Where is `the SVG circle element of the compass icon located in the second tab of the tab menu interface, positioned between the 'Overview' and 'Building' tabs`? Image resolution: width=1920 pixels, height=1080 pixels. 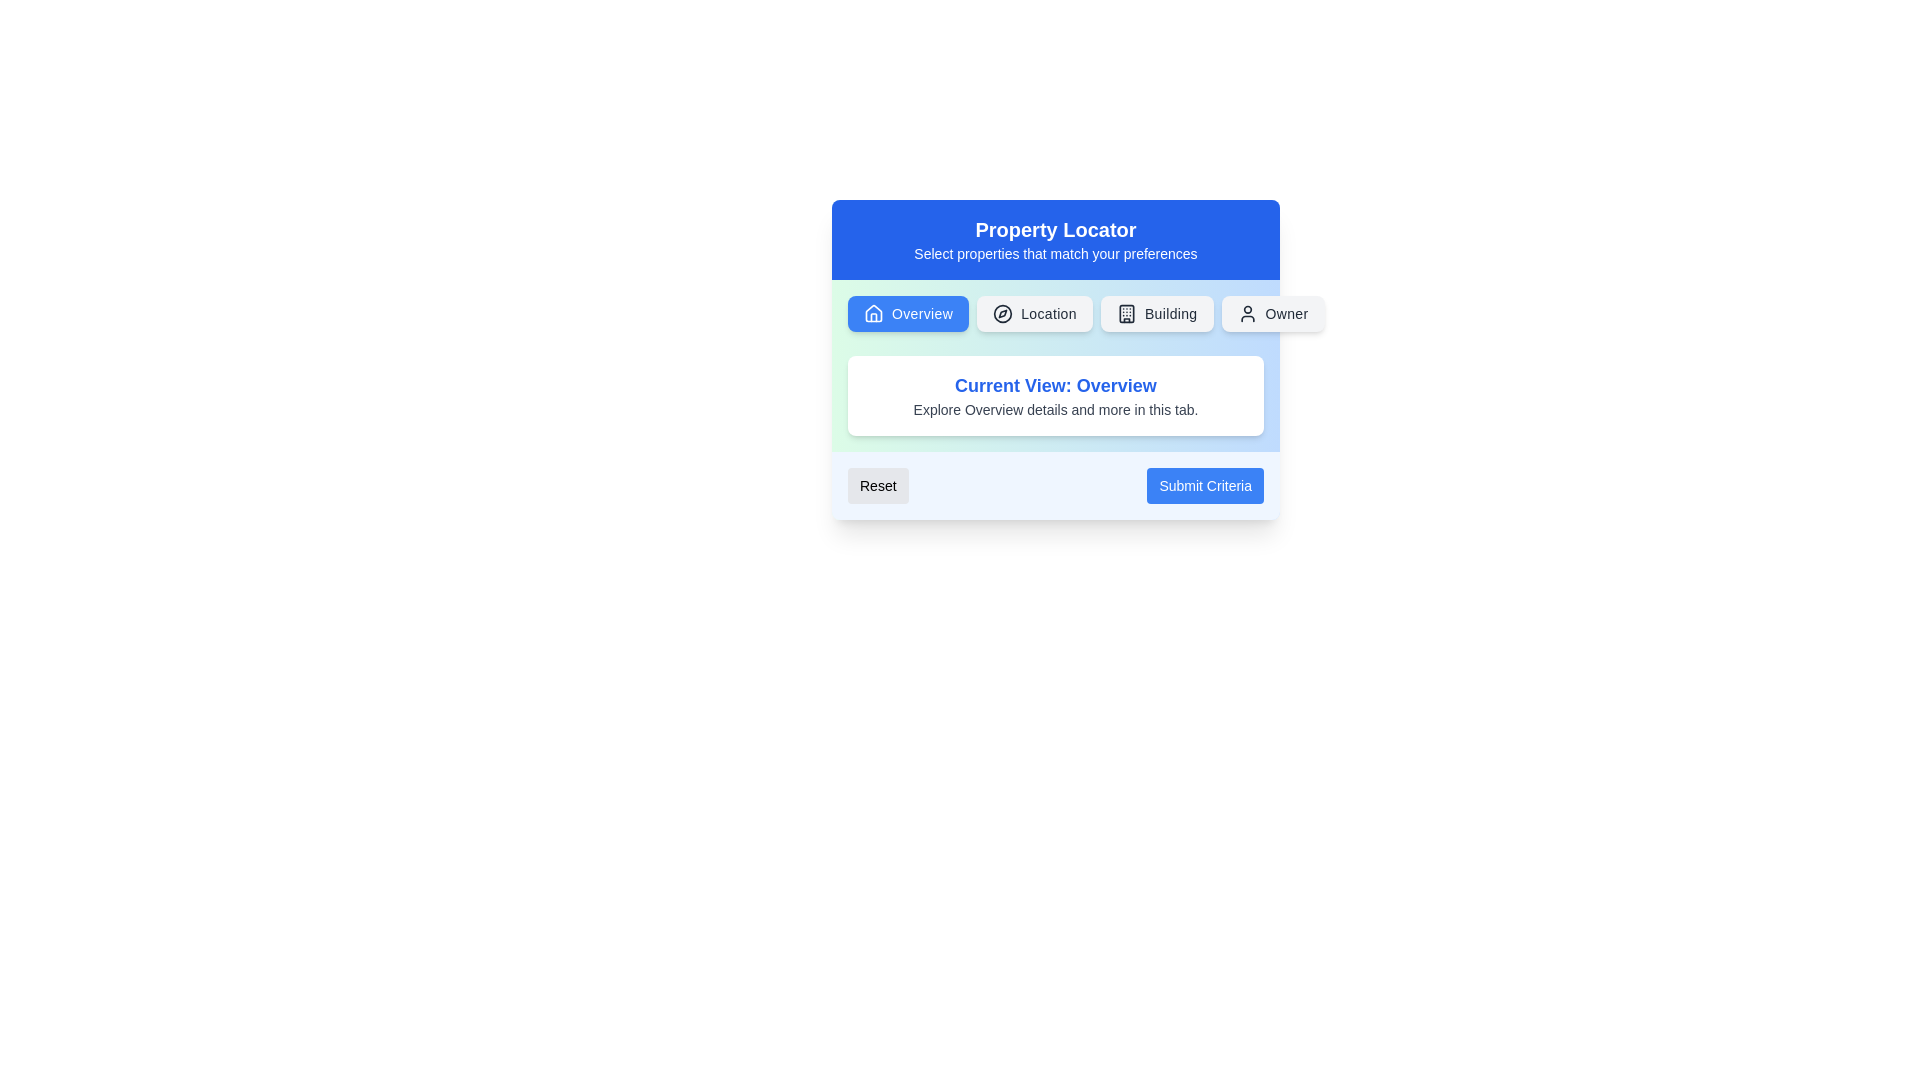
the SVG circle element of the compass icon located in the second tab of the tab menu interface, positioned between the 'Overview' and 'Building' tabs is located at coordinates (1003, 313).